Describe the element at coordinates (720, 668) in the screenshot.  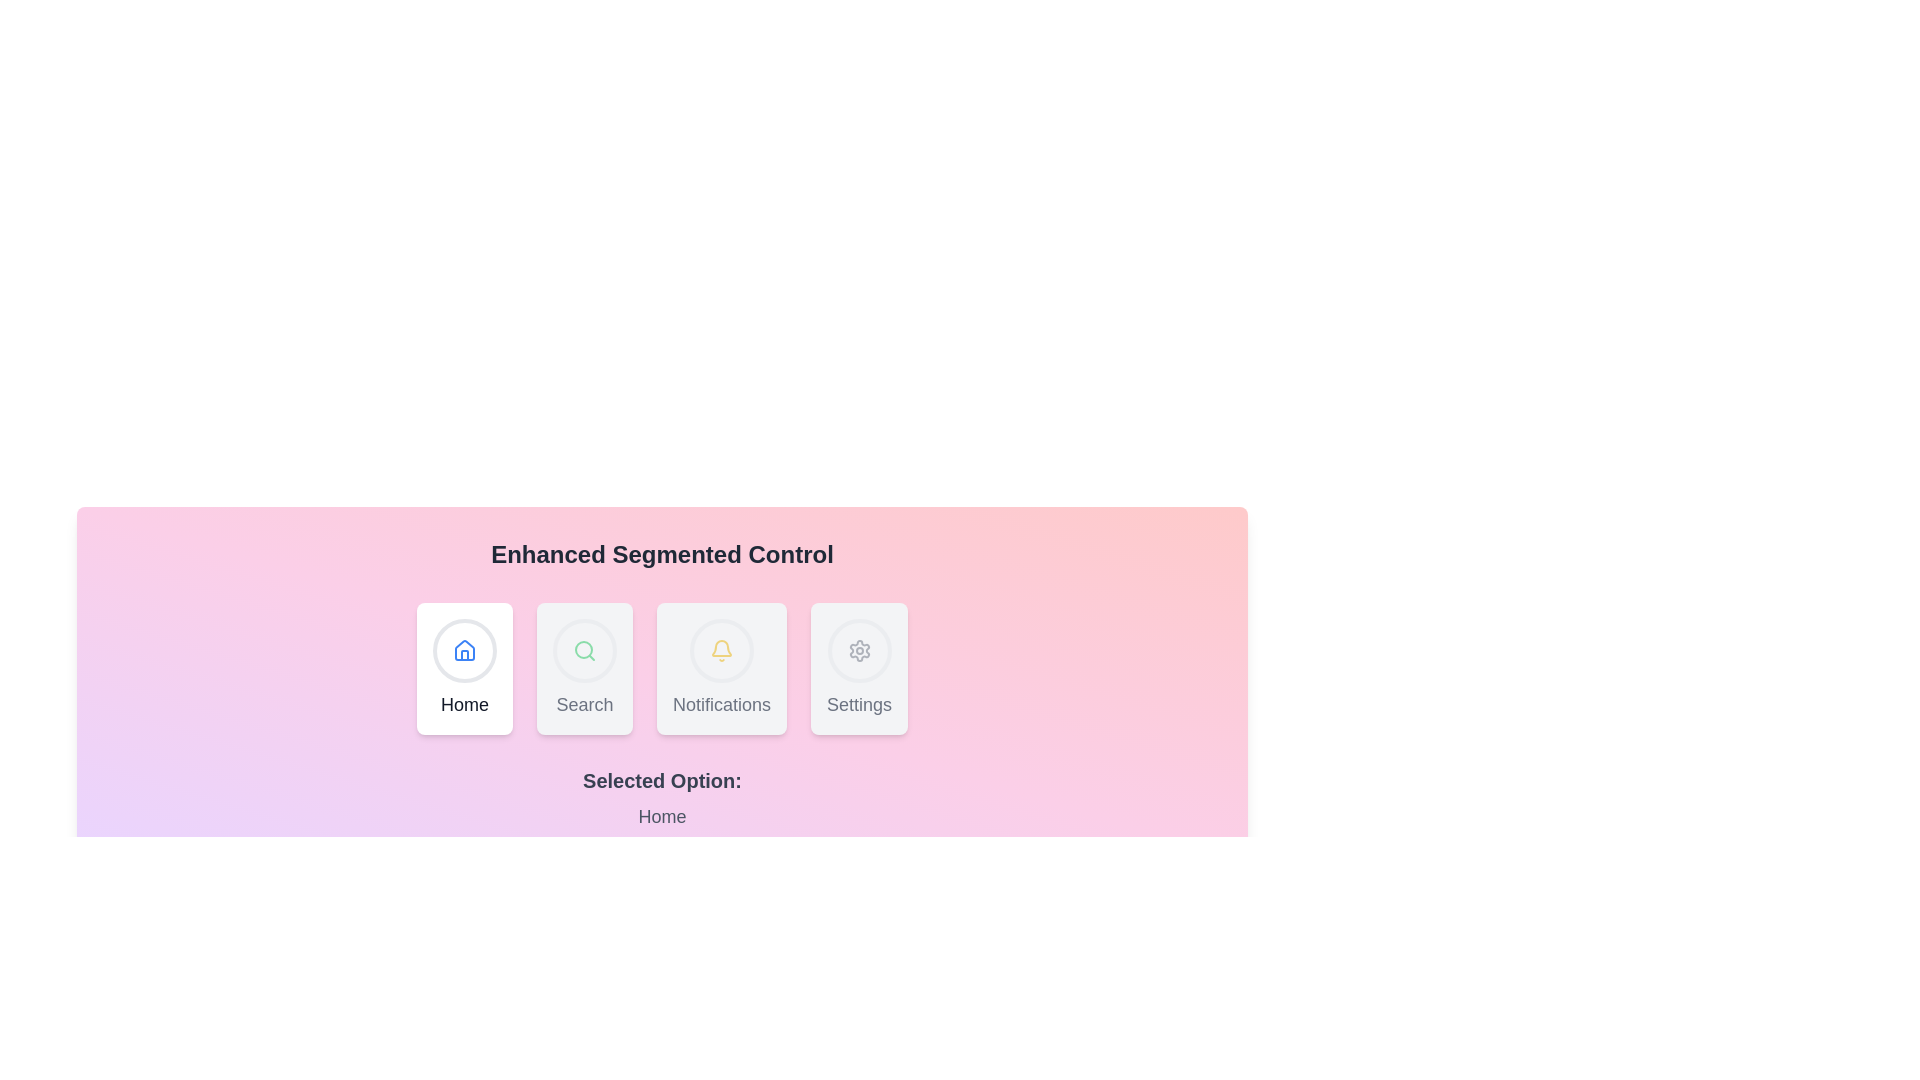
I see `the 'Notifications' button in the segmented control interface` at that location.